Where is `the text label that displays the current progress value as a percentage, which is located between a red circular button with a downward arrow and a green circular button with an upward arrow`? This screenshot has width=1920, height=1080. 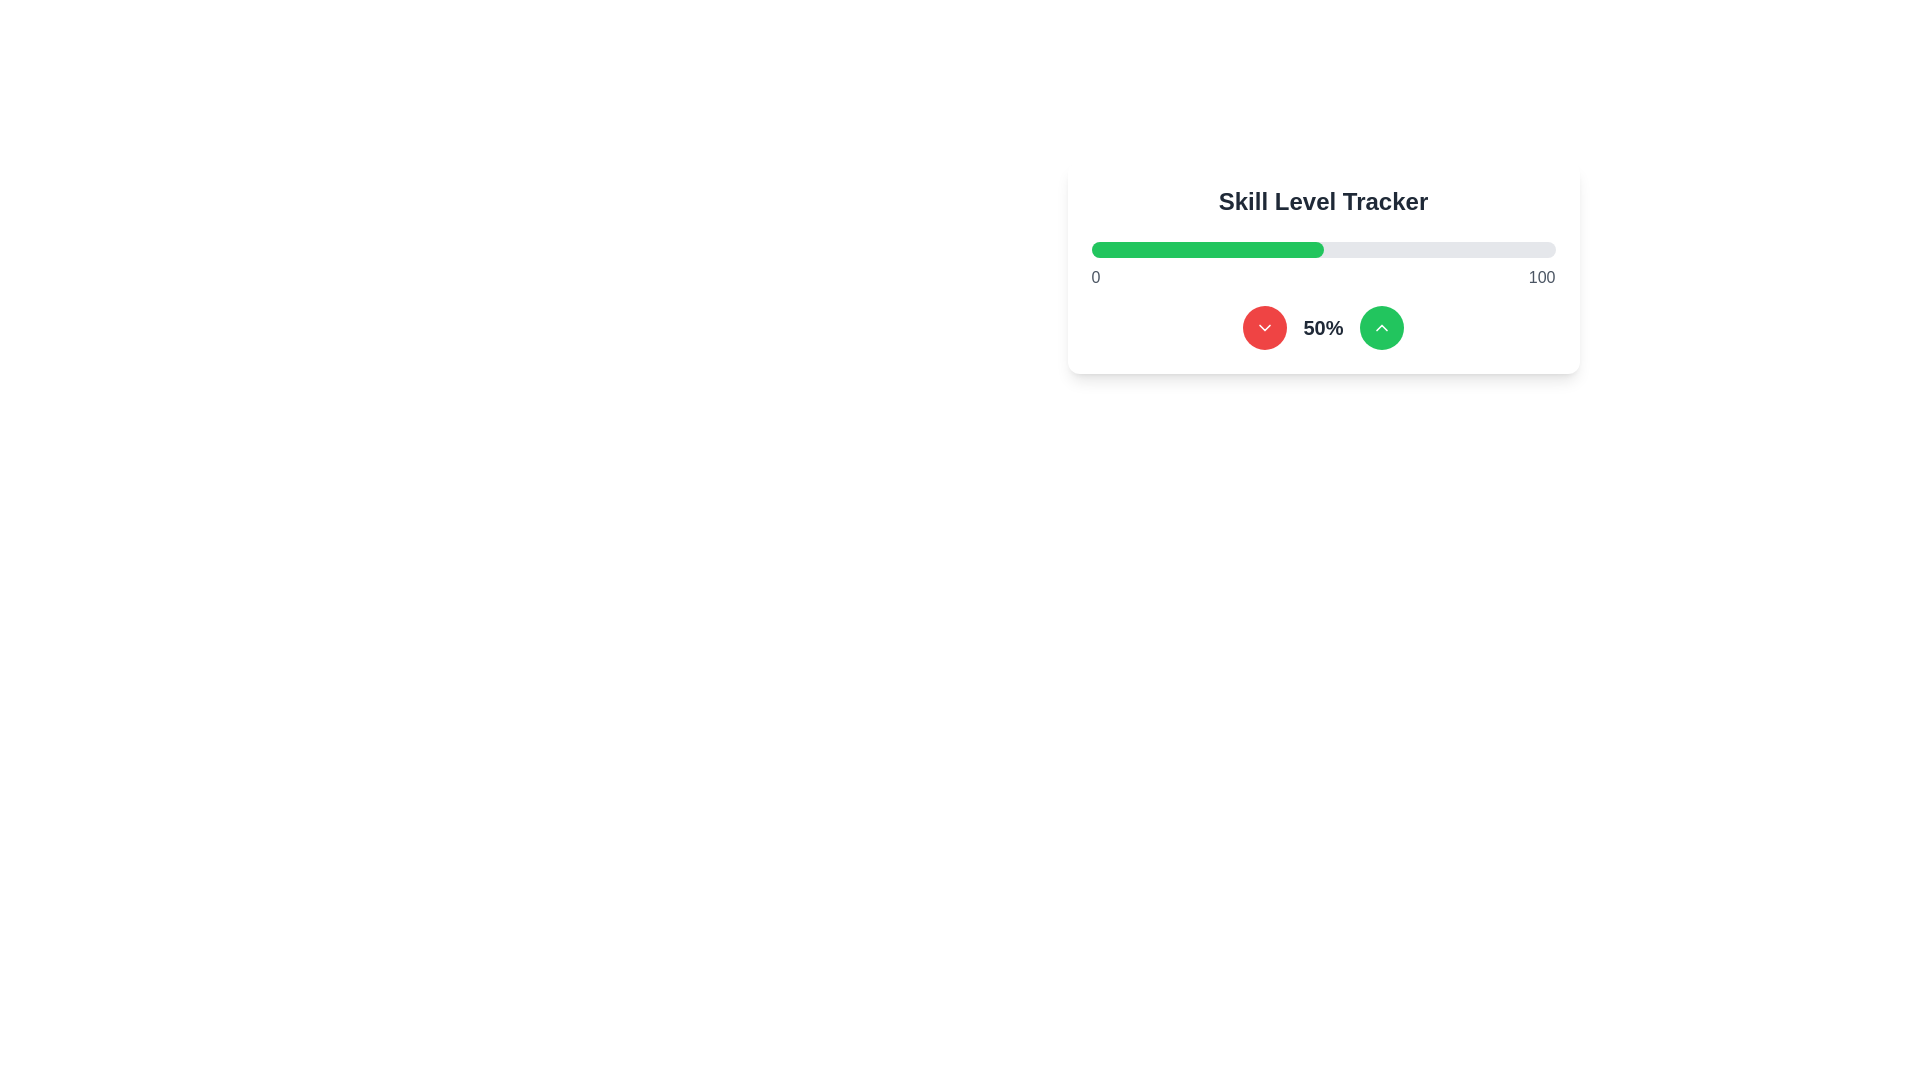
the text label that displays the current progress value as a percentage, which is located between a red circular button with a downward arrow and a green circular button with an upward arrow is located at coordinates (1323, 326).